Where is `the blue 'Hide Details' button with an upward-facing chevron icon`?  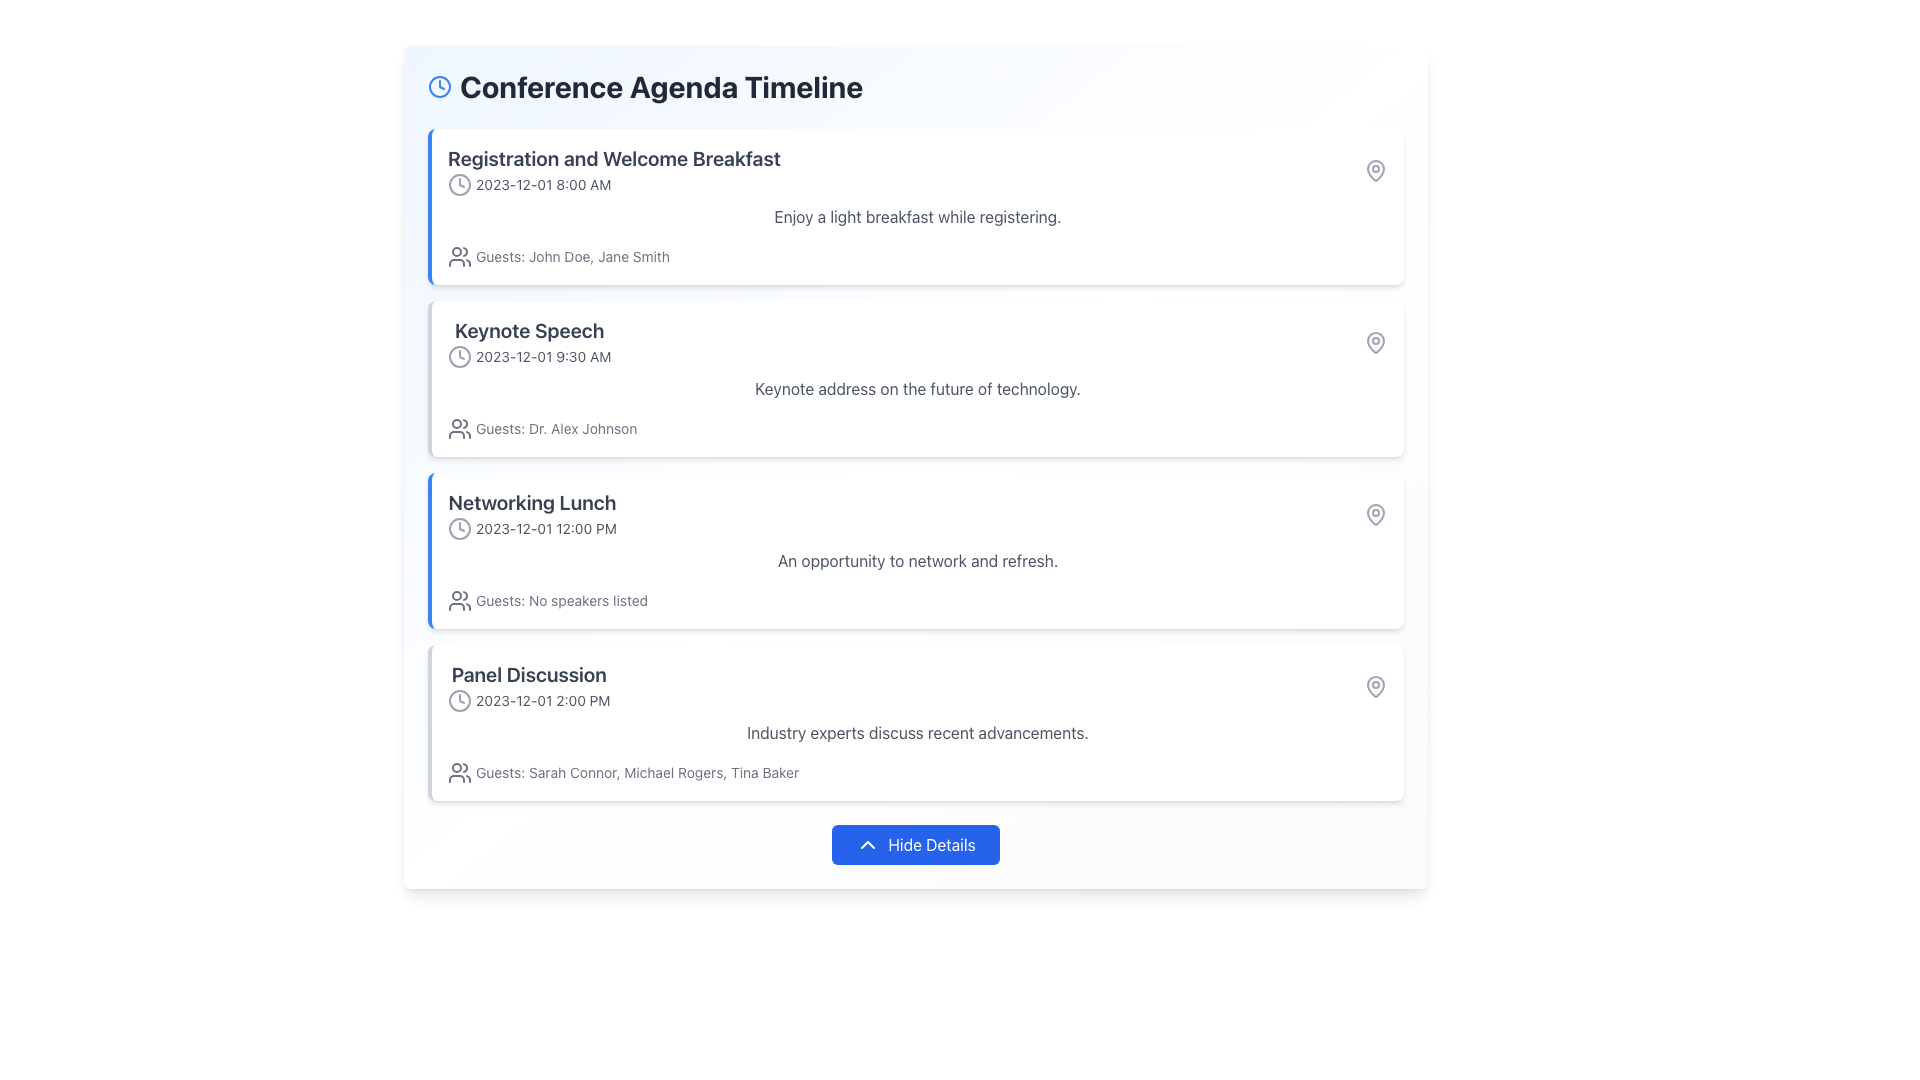
the blue 'Hide Details' button with an upward-facing chevron icon is located at coordinates (915, 844).